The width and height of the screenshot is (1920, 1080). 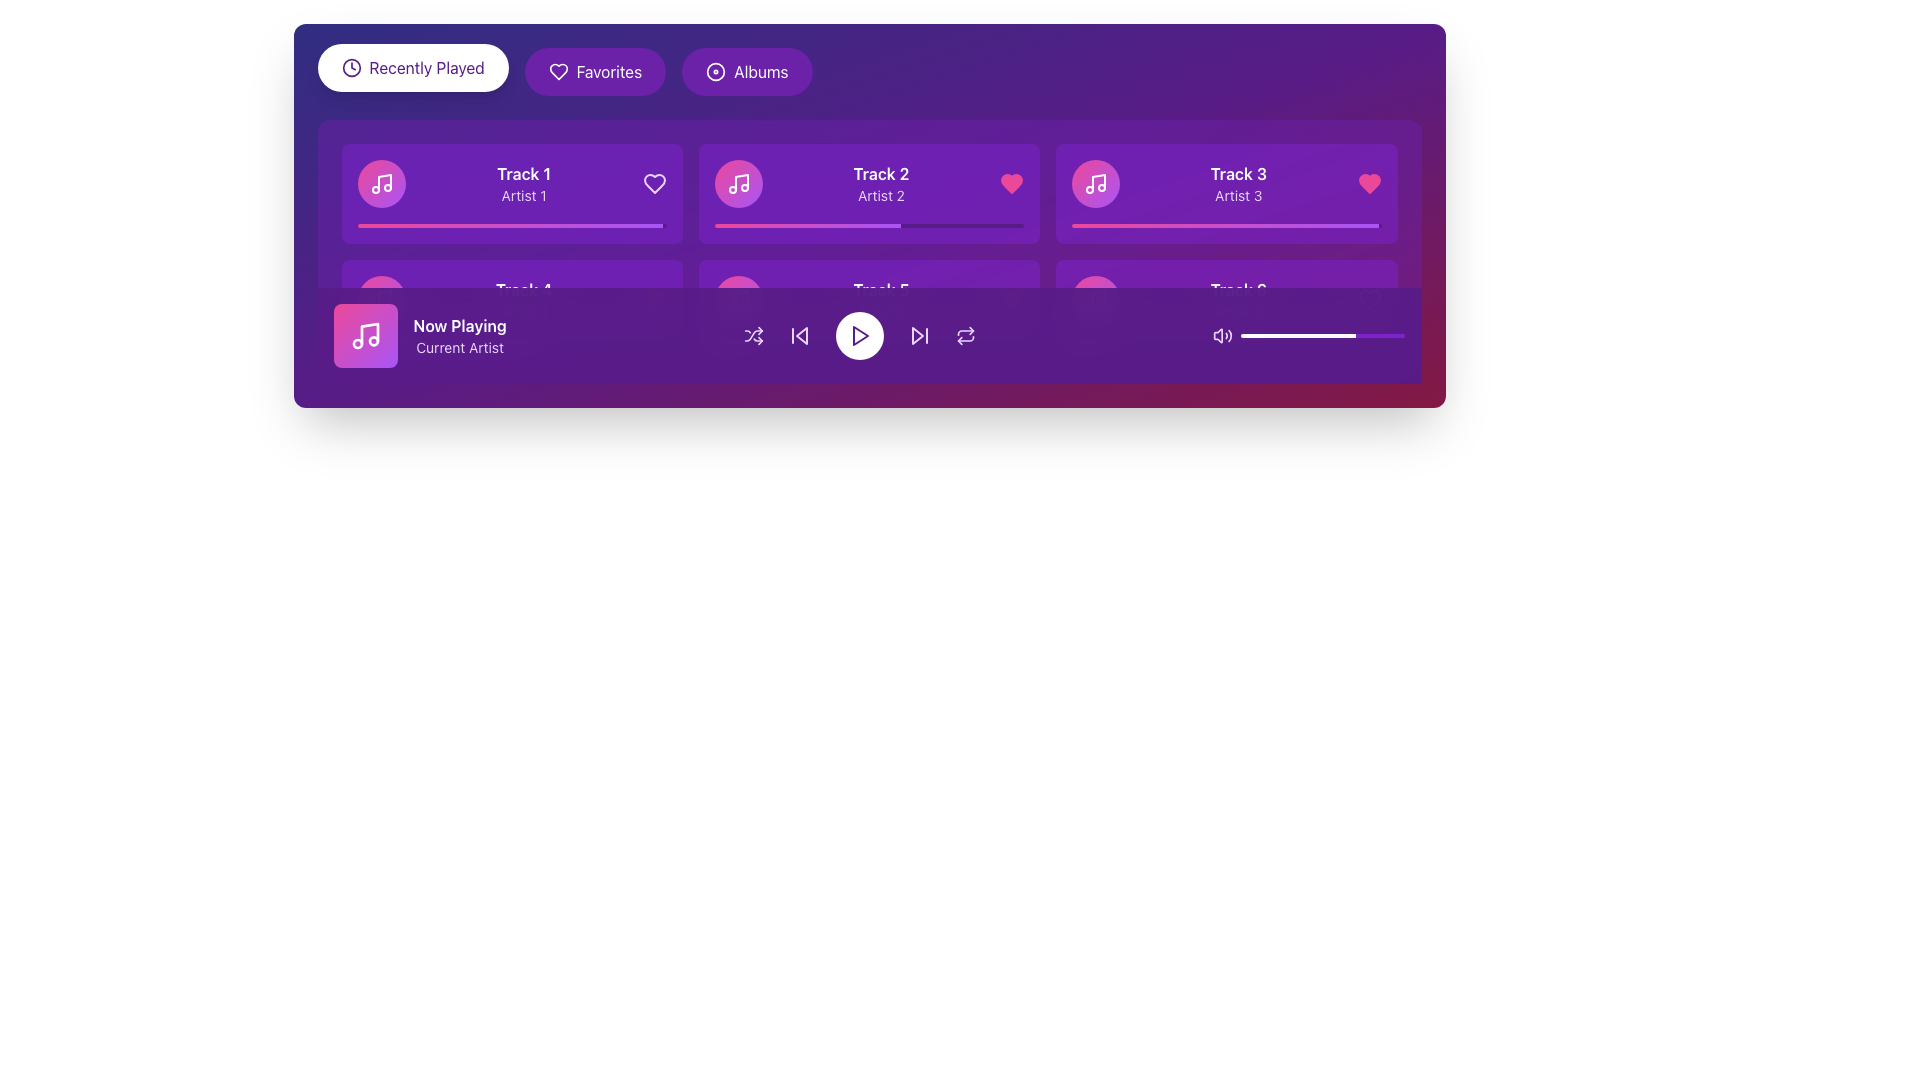 What do you see at coordinates (654, 184) in the screenshot?
I see `the 'like' icon button for 'Track 1: Artist 1'` at bounding box center [654, 184].